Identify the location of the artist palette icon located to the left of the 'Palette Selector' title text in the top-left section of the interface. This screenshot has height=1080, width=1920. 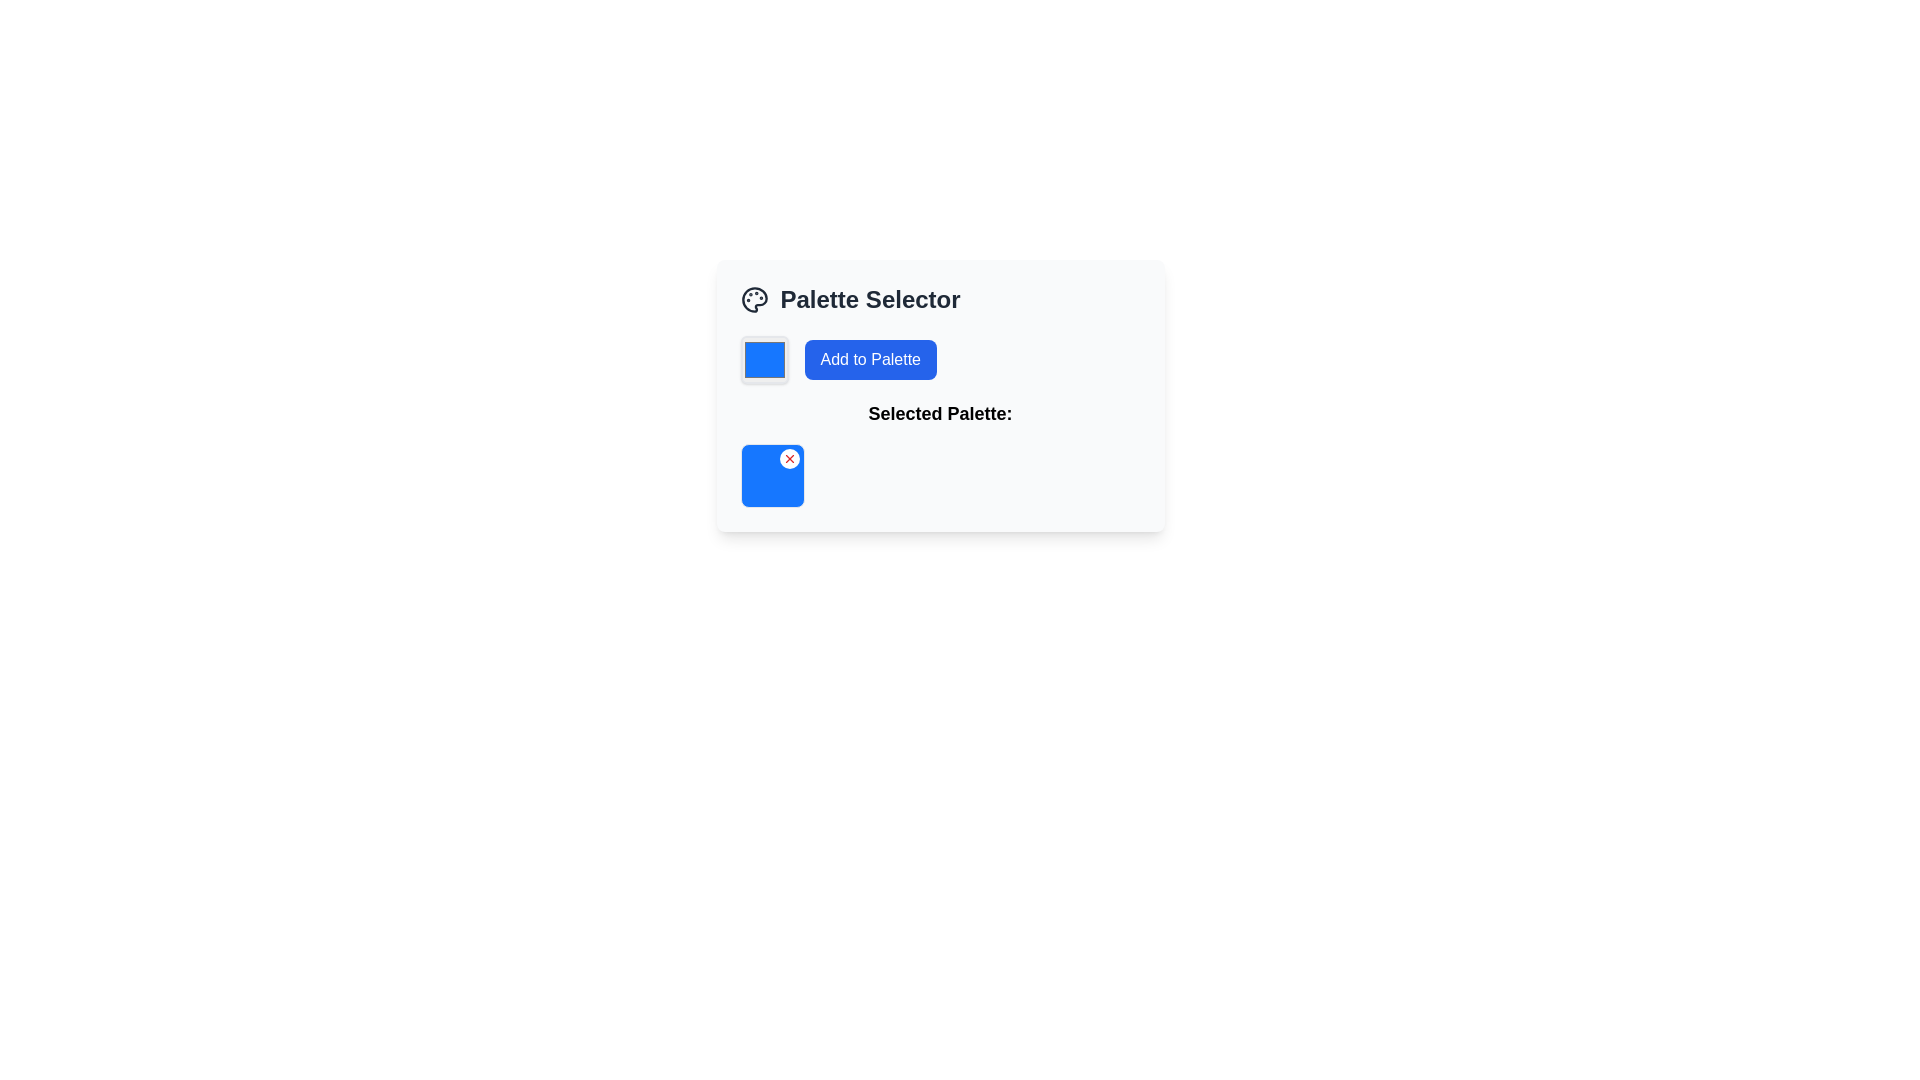
(753, 300).